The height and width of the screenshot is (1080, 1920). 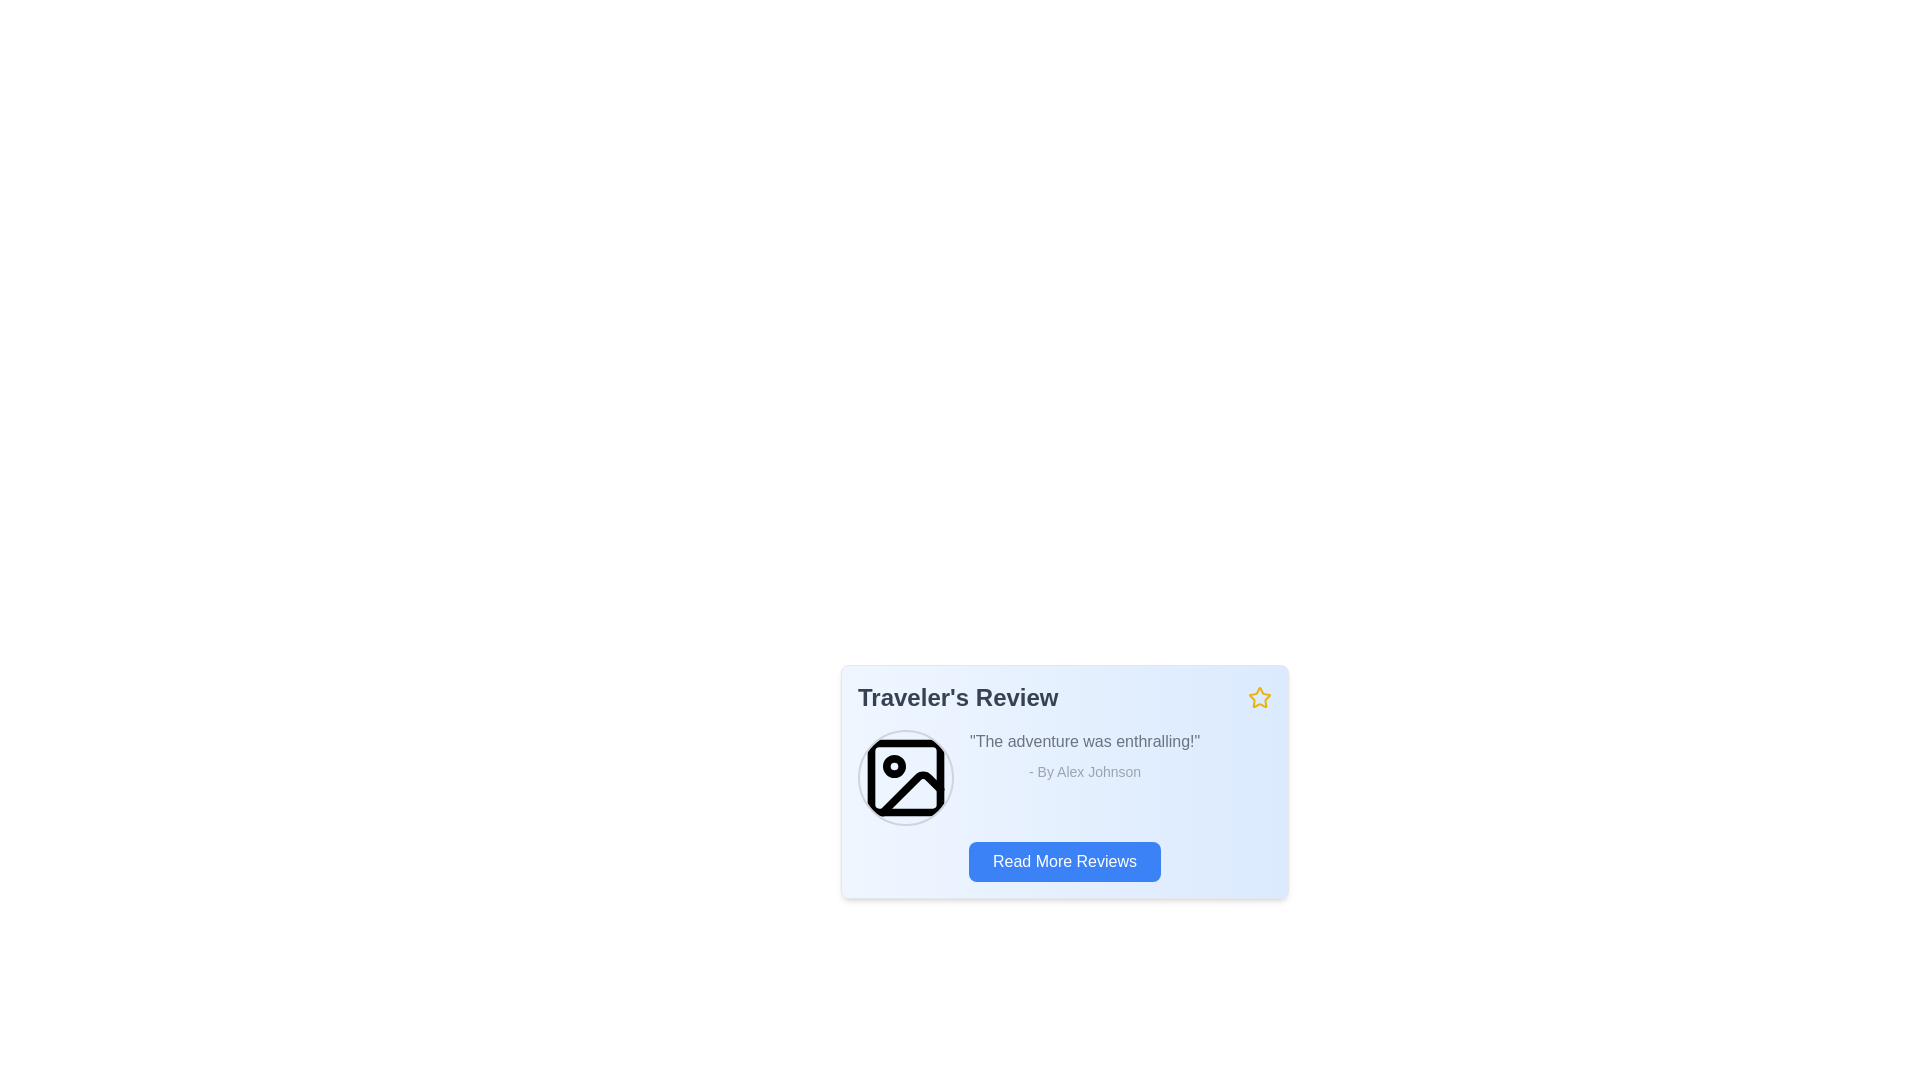 What do you see at coordinates (1083, 777) in the screenshot?
I see `displayed user review text from the Text Block located within the card layout towards the bottom-right of the display` at bounding box center [1083, 777].